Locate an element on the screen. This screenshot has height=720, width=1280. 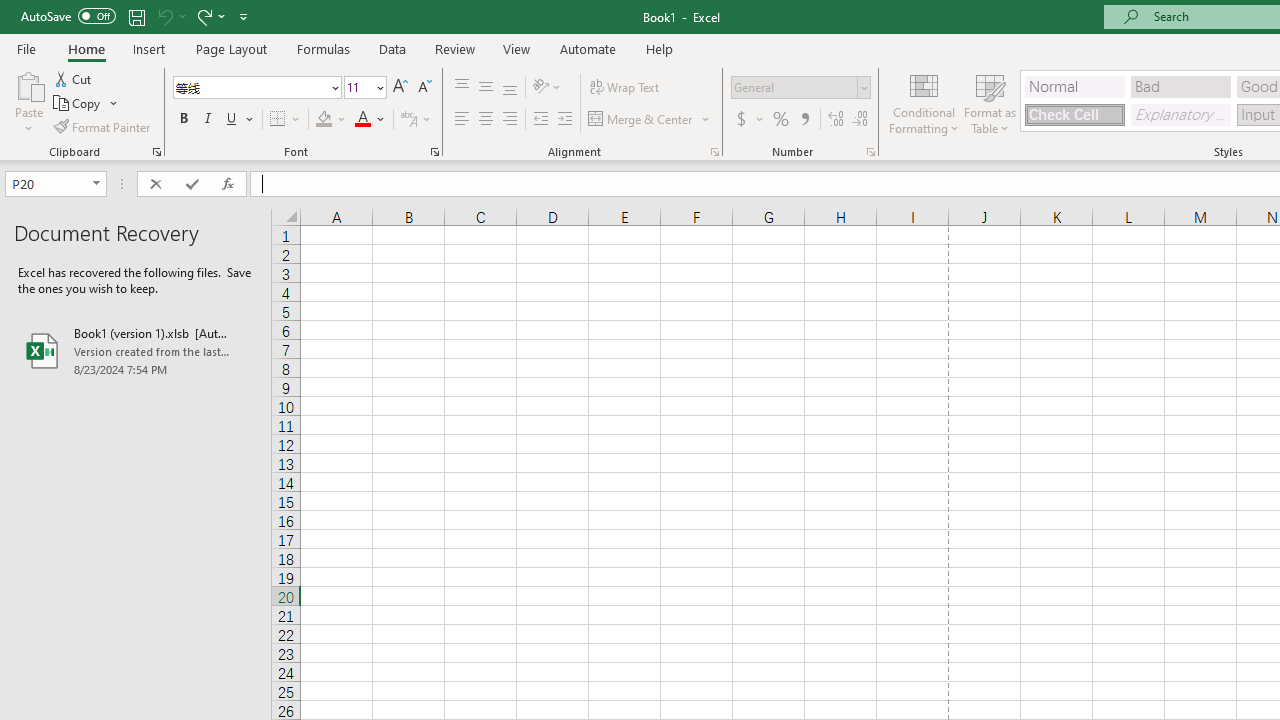
'Decrease Indent' is located at coordinates (540, 119).